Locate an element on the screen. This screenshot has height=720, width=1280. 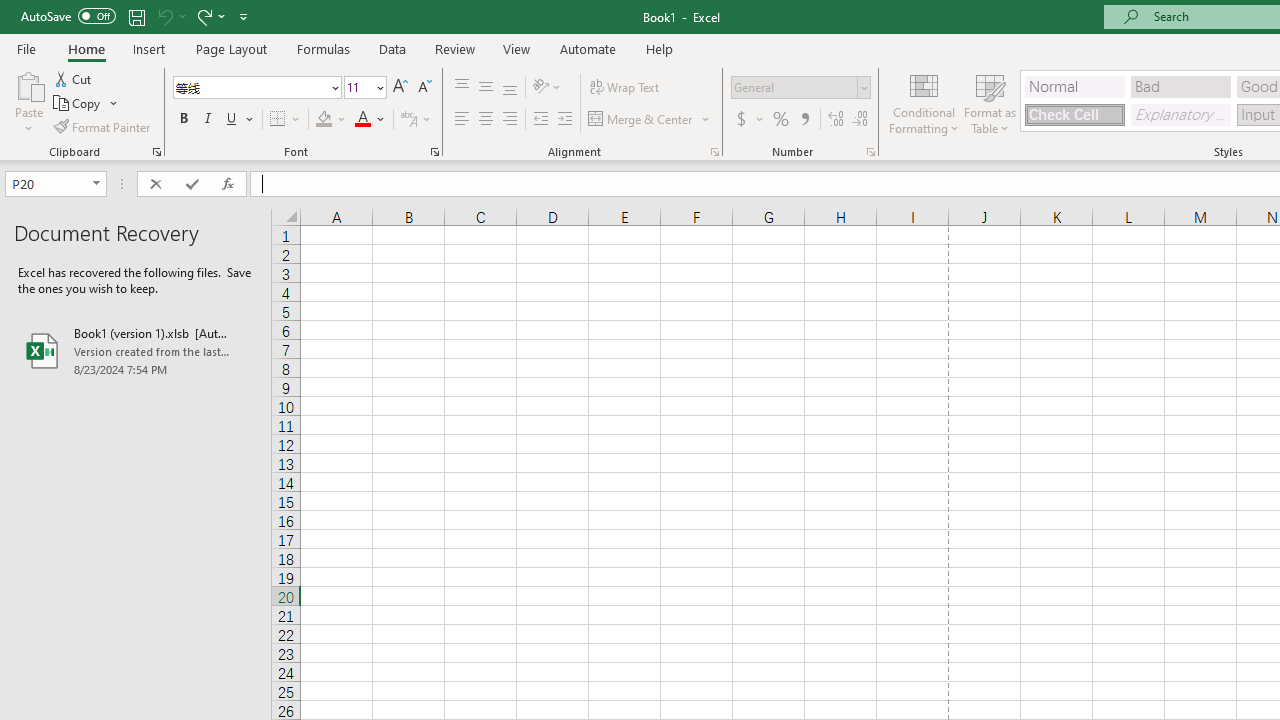
'Decrease Indent' is located at coordinates (540, 119).